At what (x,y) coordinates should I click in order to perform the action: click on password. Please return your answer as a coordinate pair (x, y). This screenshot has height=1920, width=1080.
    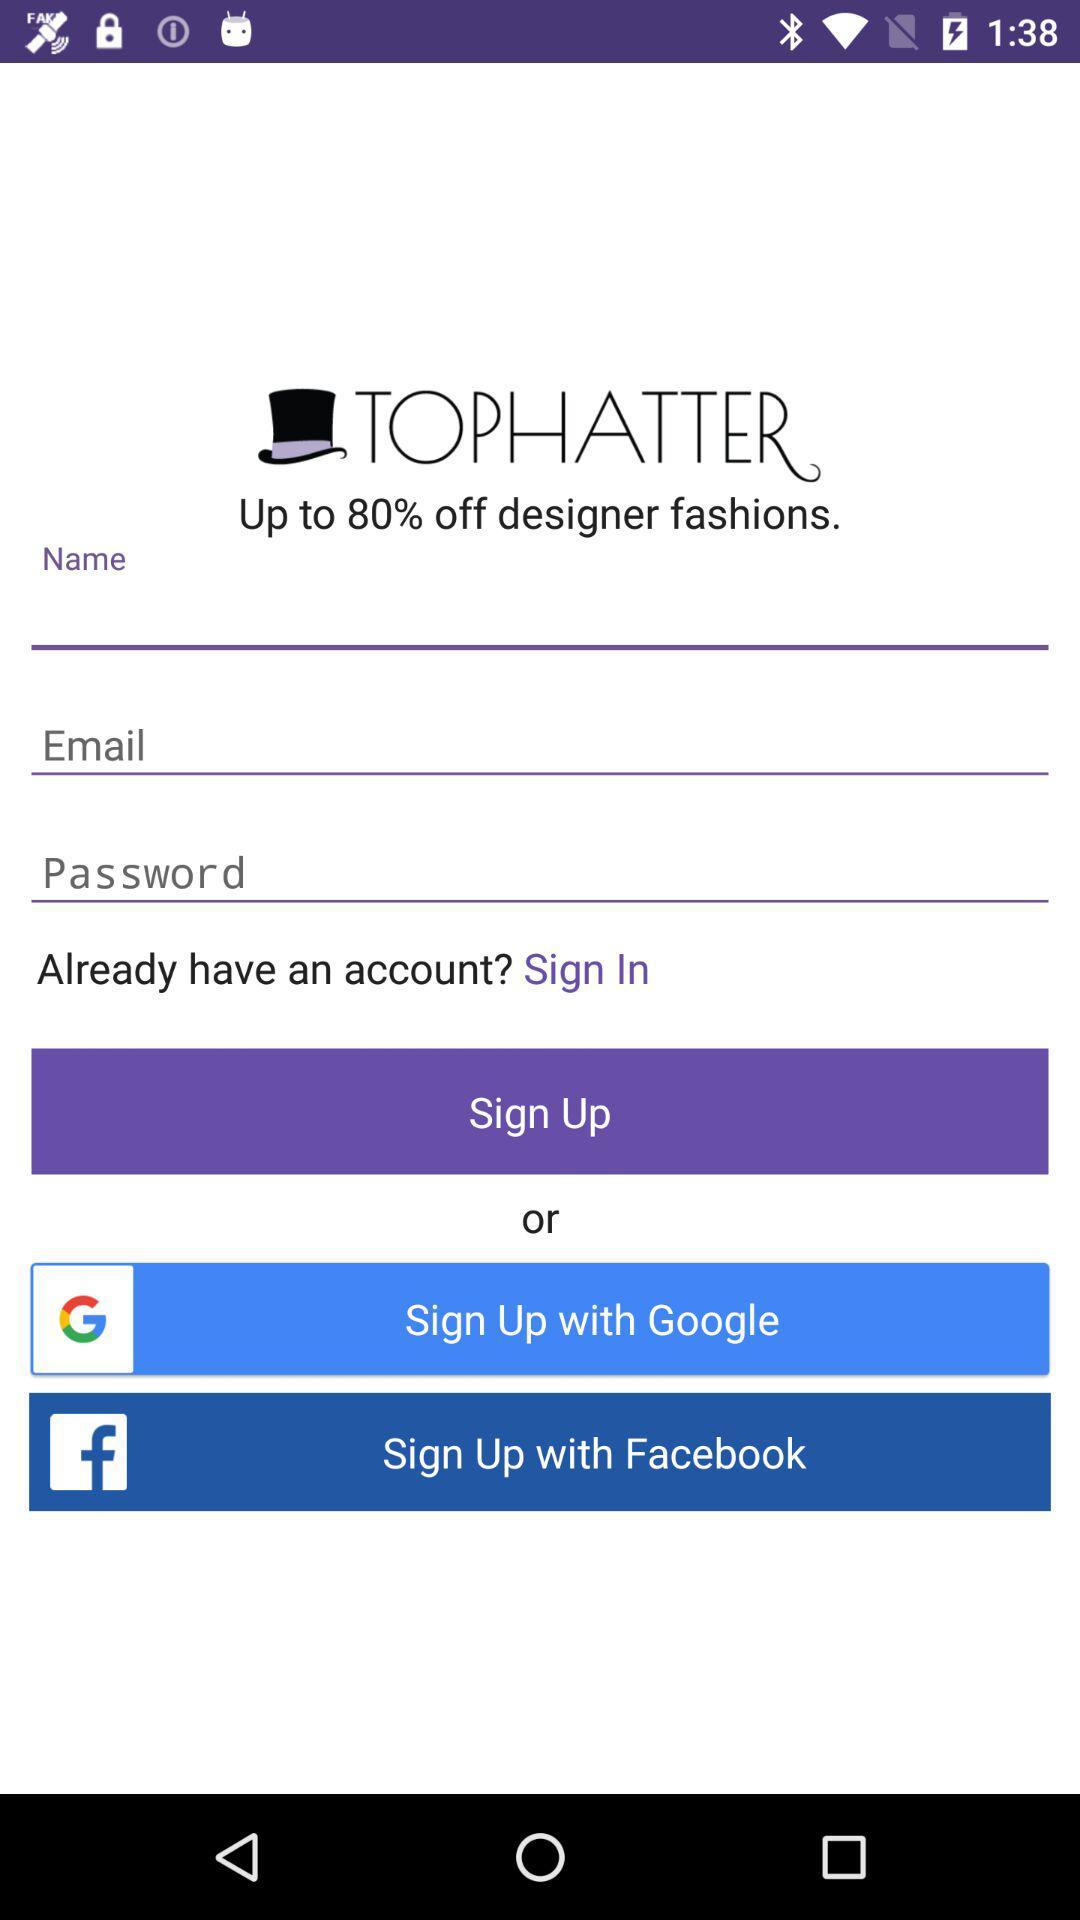
    Looking at the image, I should click on (540, 873).